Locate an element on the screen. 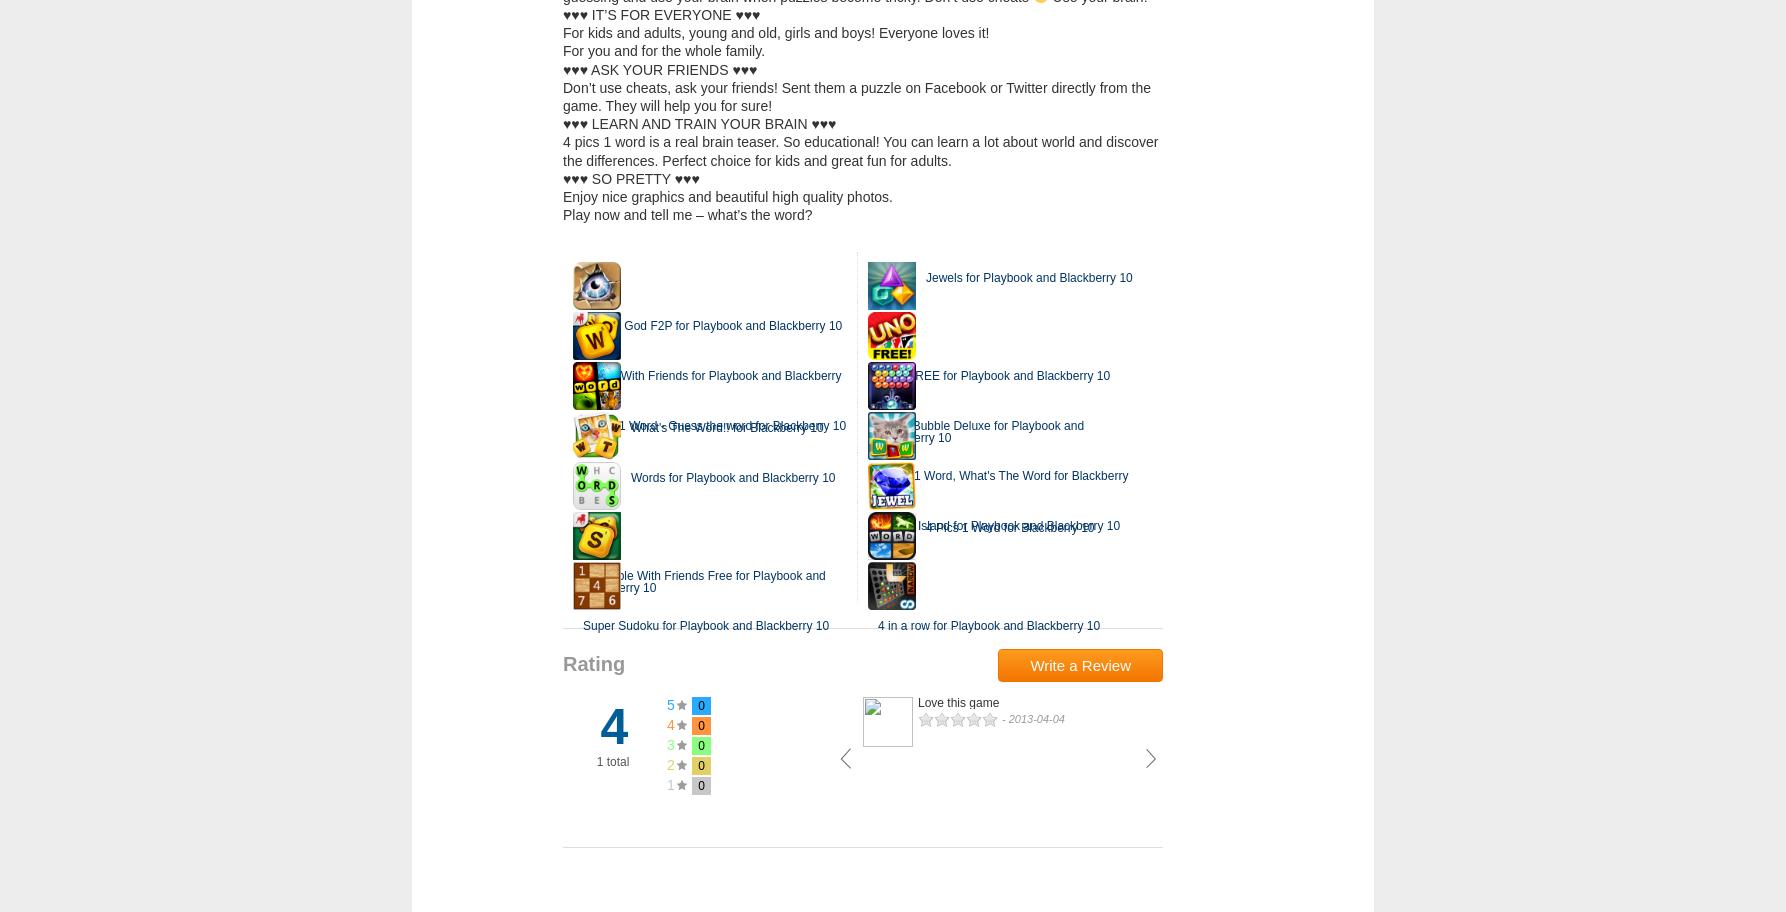  '4 in a row for Playbook and Blackberry 10' is located at coordinates (989, 625).